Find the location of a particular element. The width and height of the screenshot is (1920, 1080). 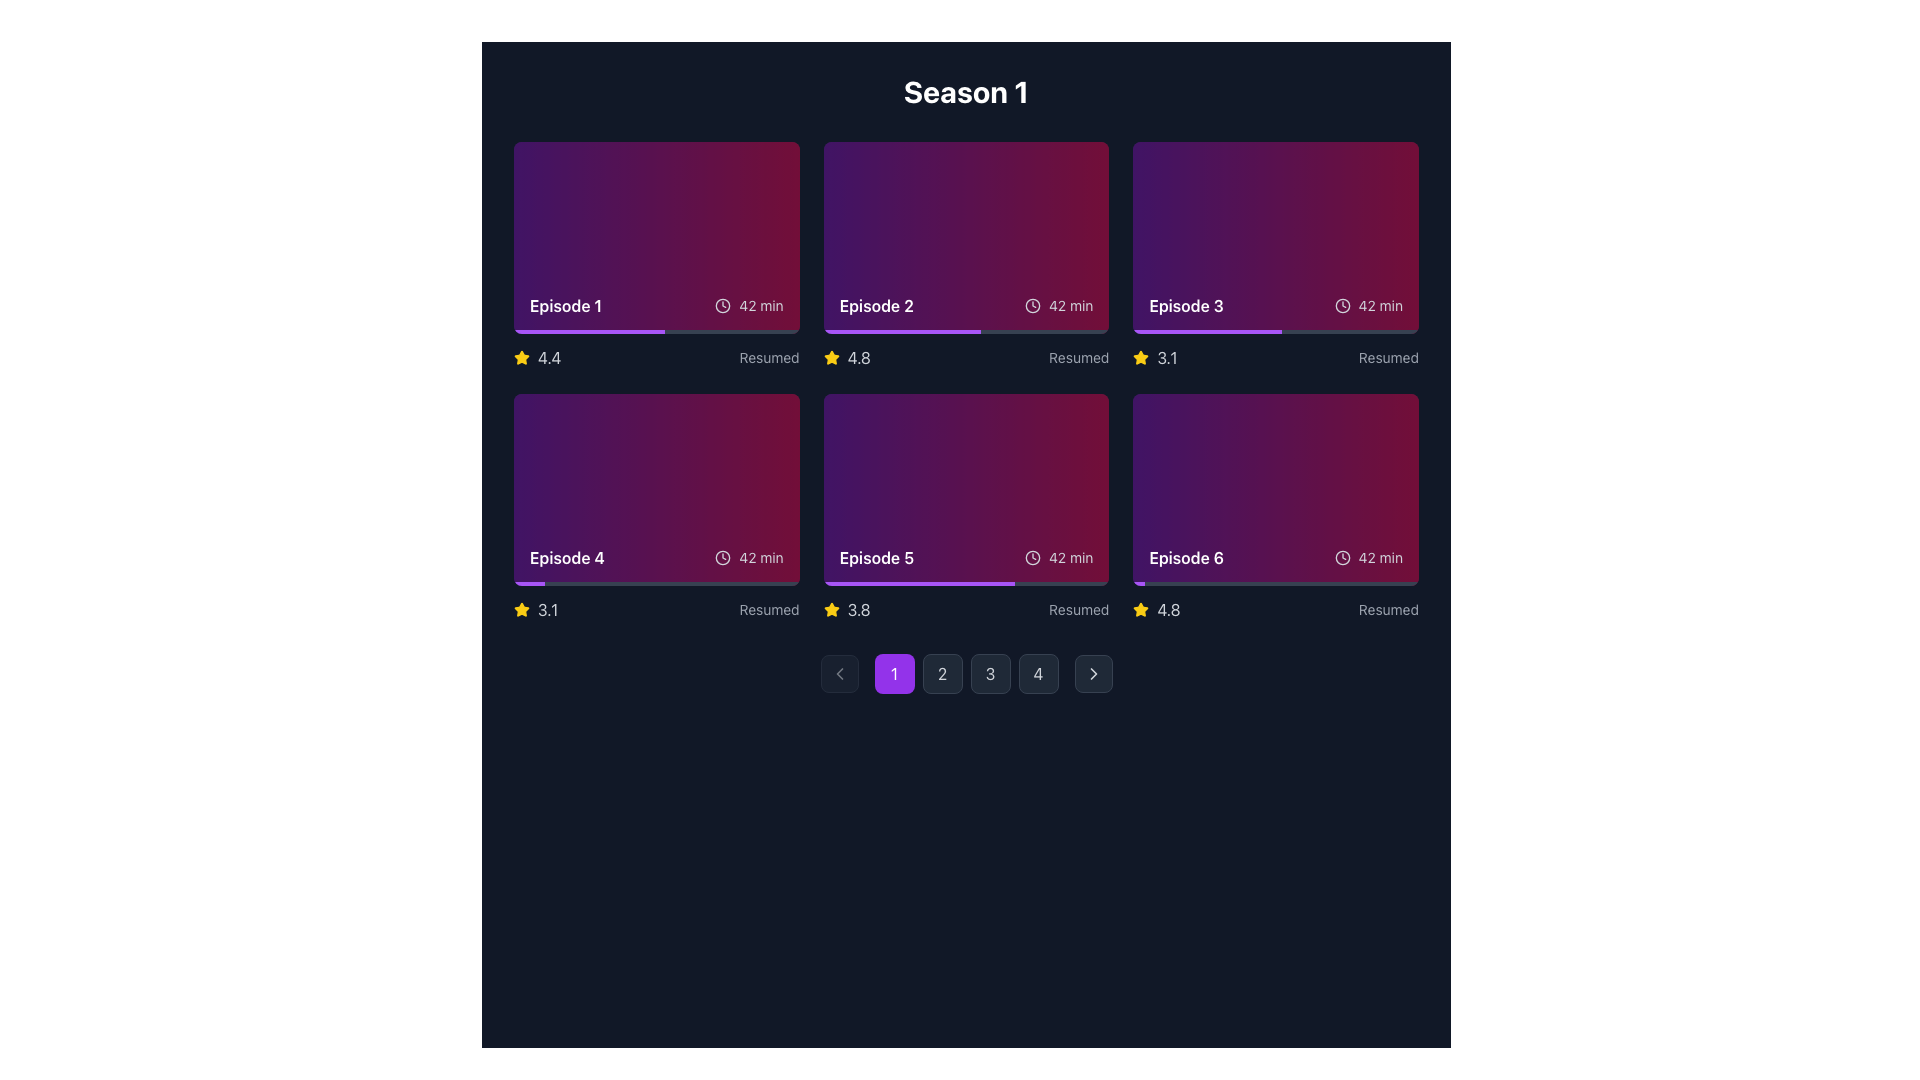

the filled yellow star icon located to the left of the numeric rating '3.1' beneath the card labeled 'Episode 3' in the second row, first column of the series season layout is located at coordinates (1141, 357).